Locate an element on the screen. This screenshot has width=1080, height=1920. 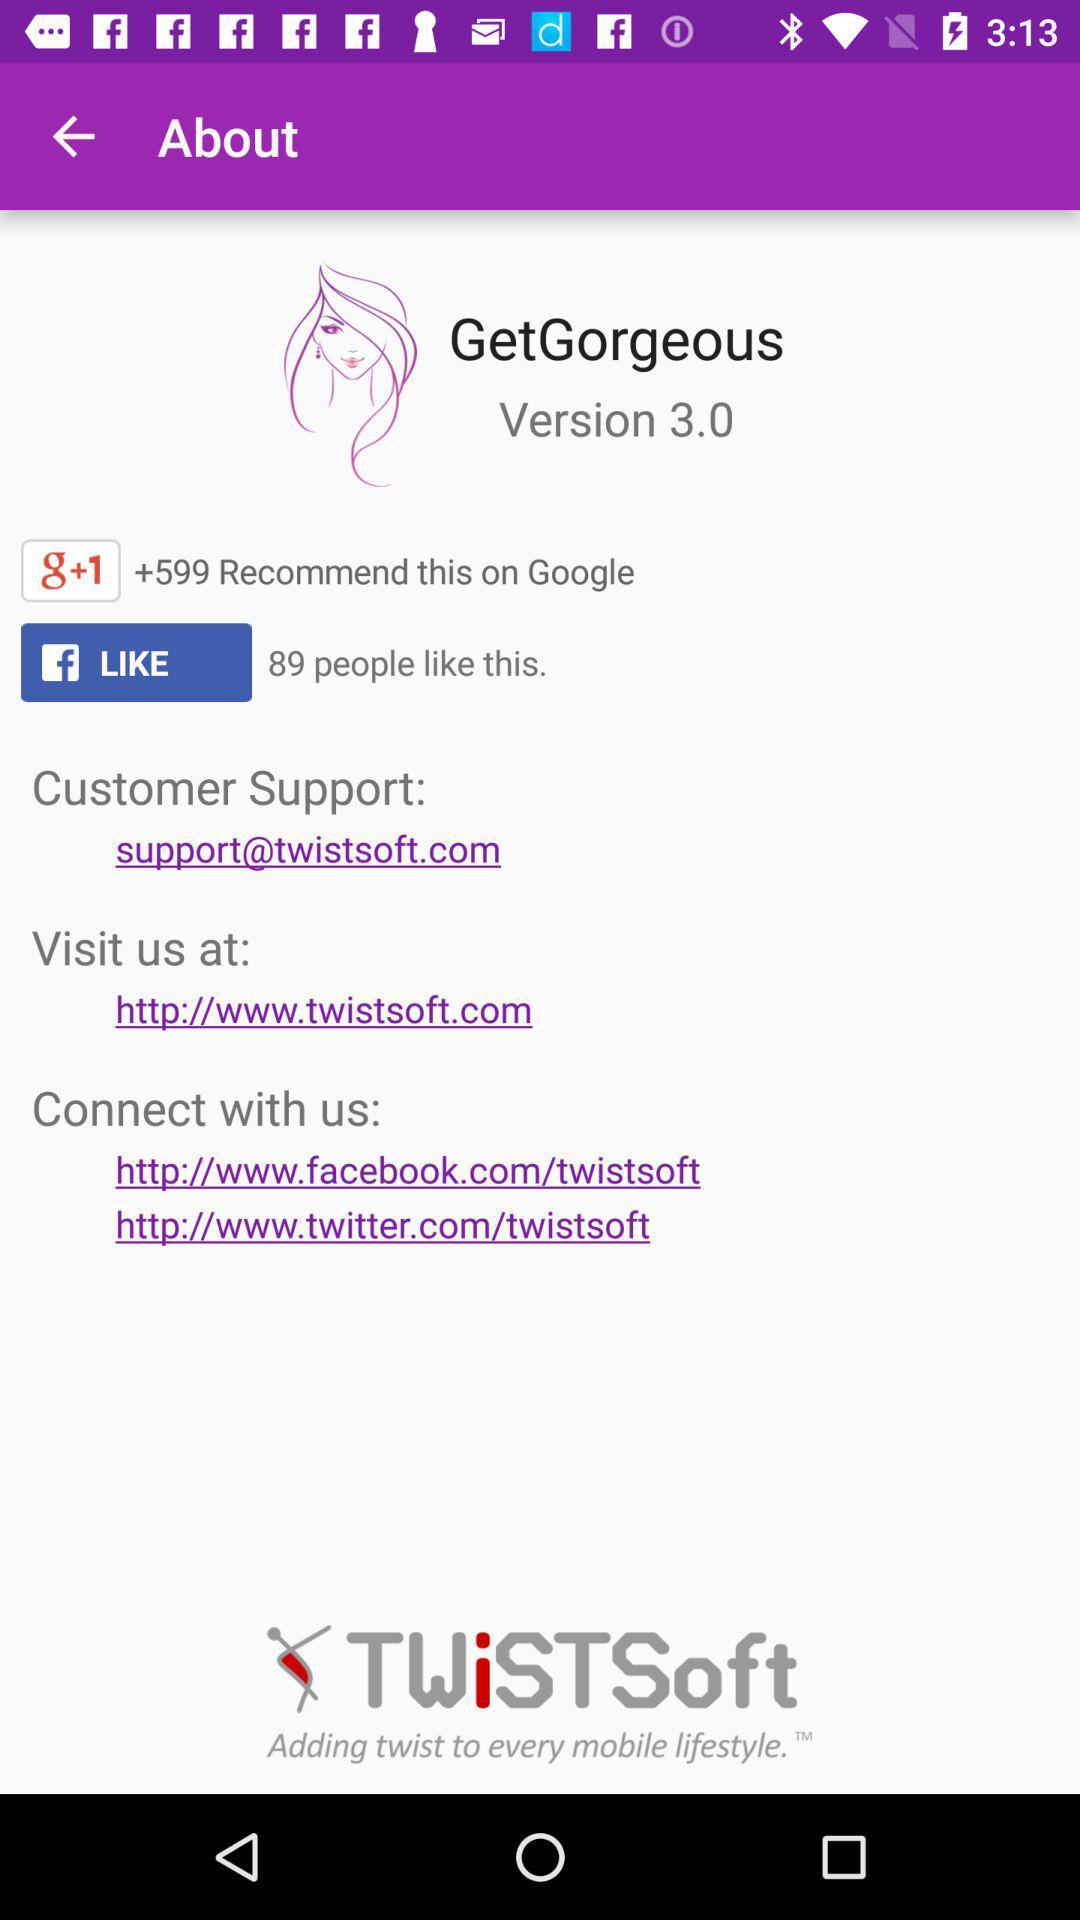
the text like is located at coordinates (135, 662).